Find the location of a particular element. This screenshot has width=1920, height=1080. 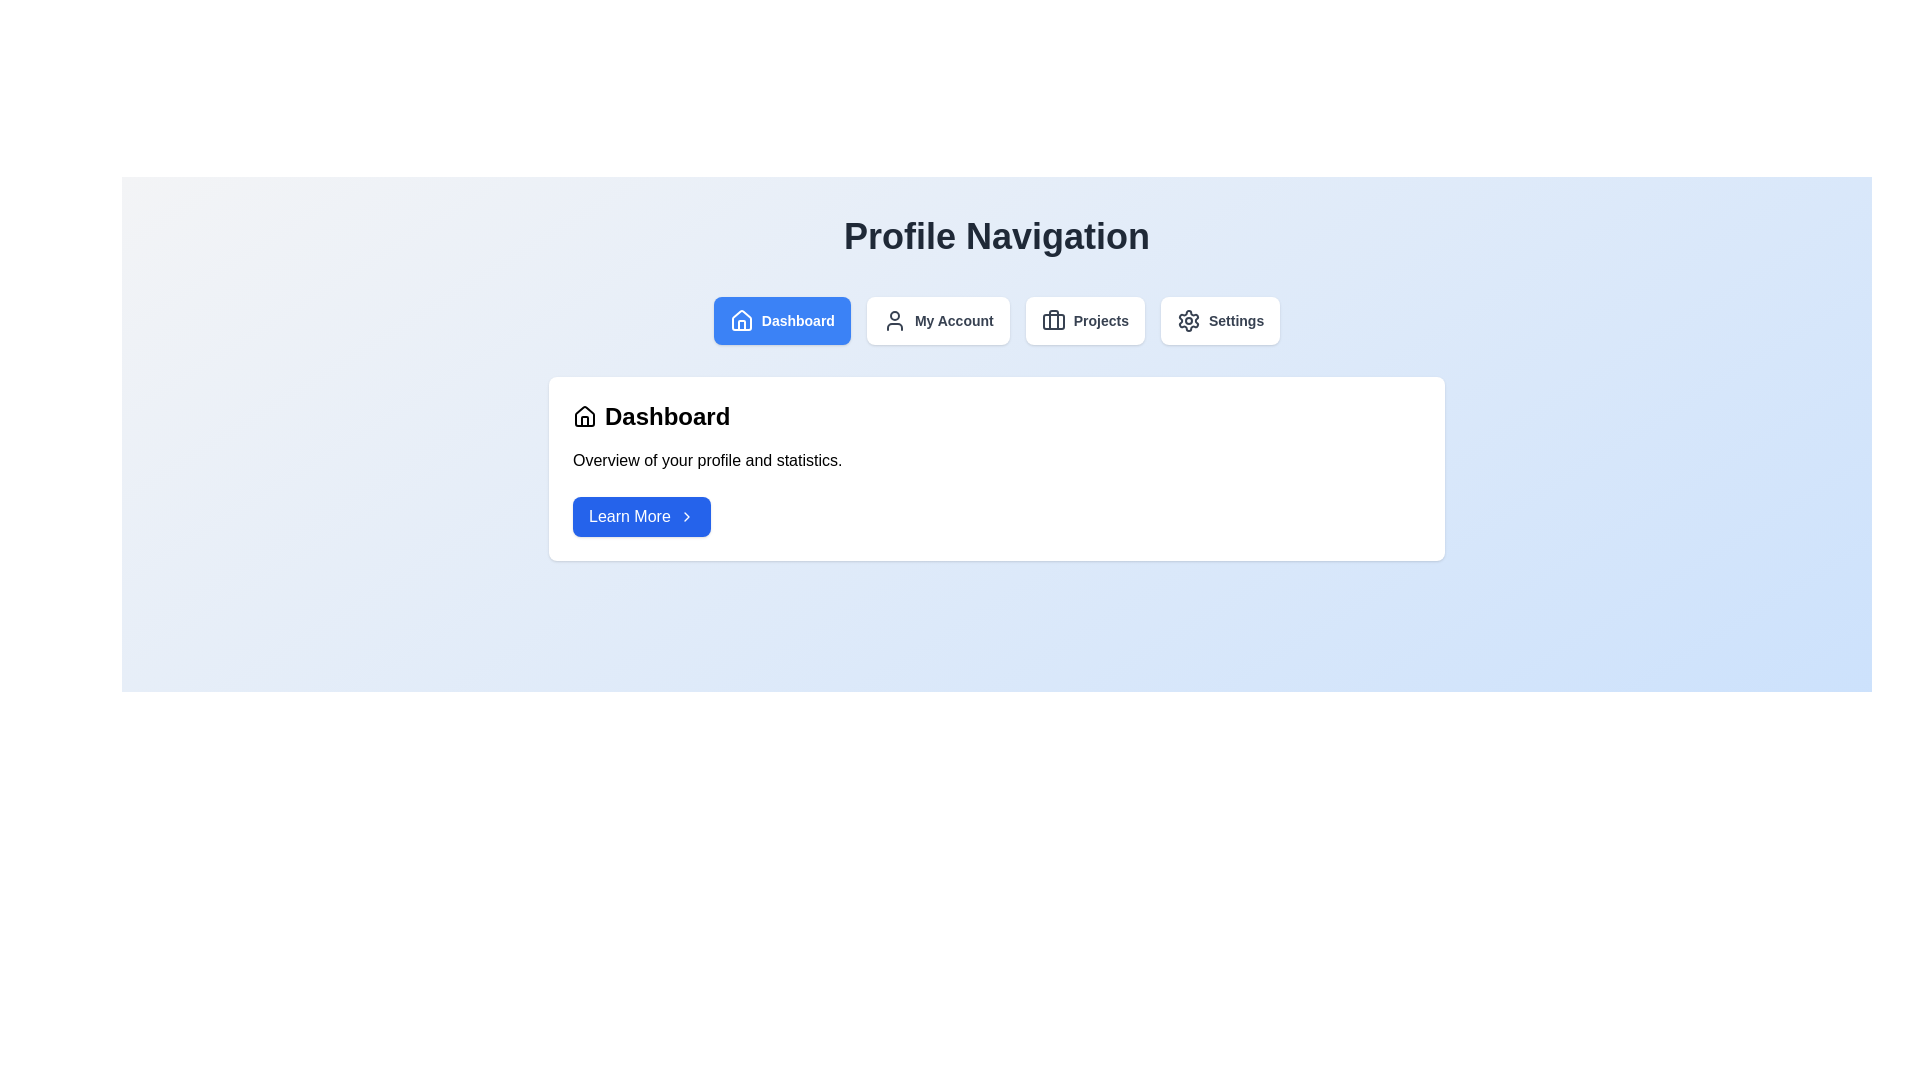

the Dashboard label which consists of a house icon and bold text 'Dashboard' located in the top-left section of a white rectangular card is located at coordinates (651, 415).